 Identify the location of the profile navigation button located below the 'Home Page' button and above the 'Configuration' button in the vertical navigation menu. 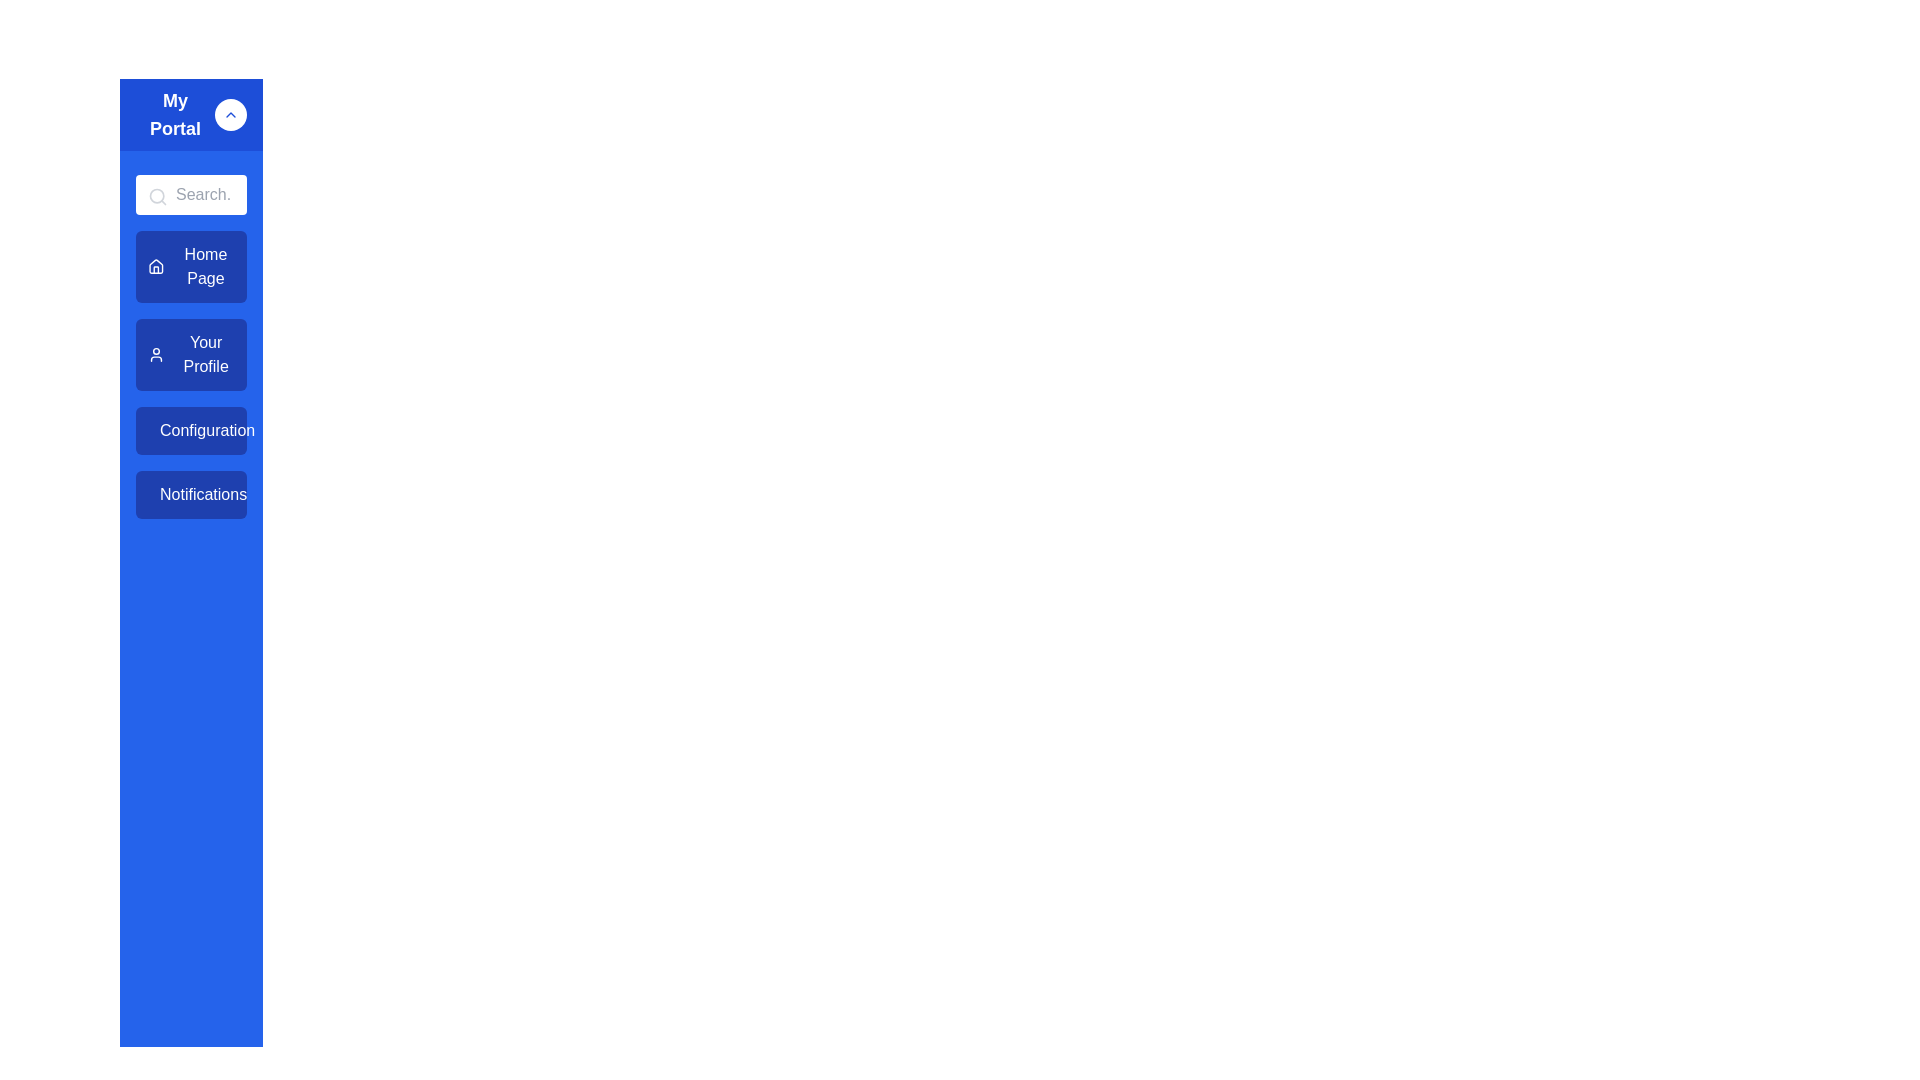
(191, 353).